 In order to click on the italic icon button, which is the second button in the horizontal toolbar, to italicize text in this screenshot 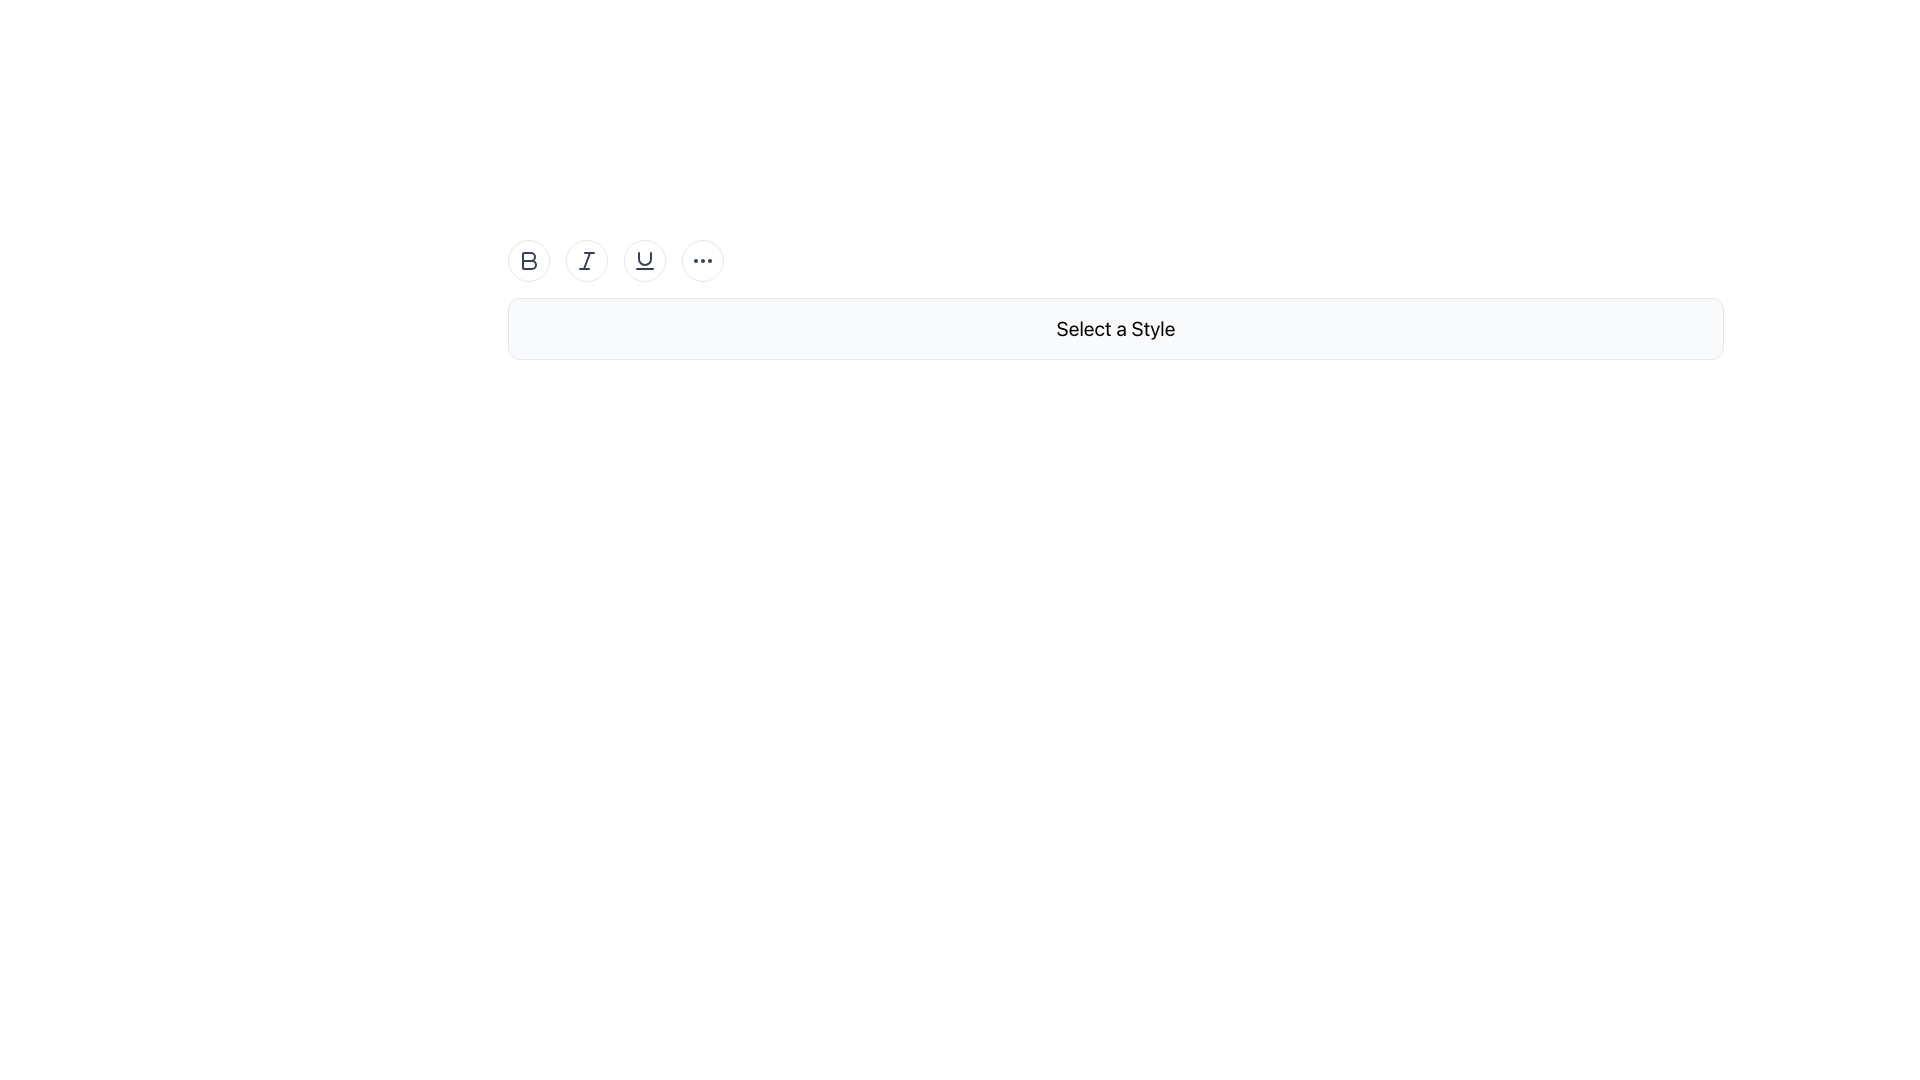, I will do `click(585, 260)`.